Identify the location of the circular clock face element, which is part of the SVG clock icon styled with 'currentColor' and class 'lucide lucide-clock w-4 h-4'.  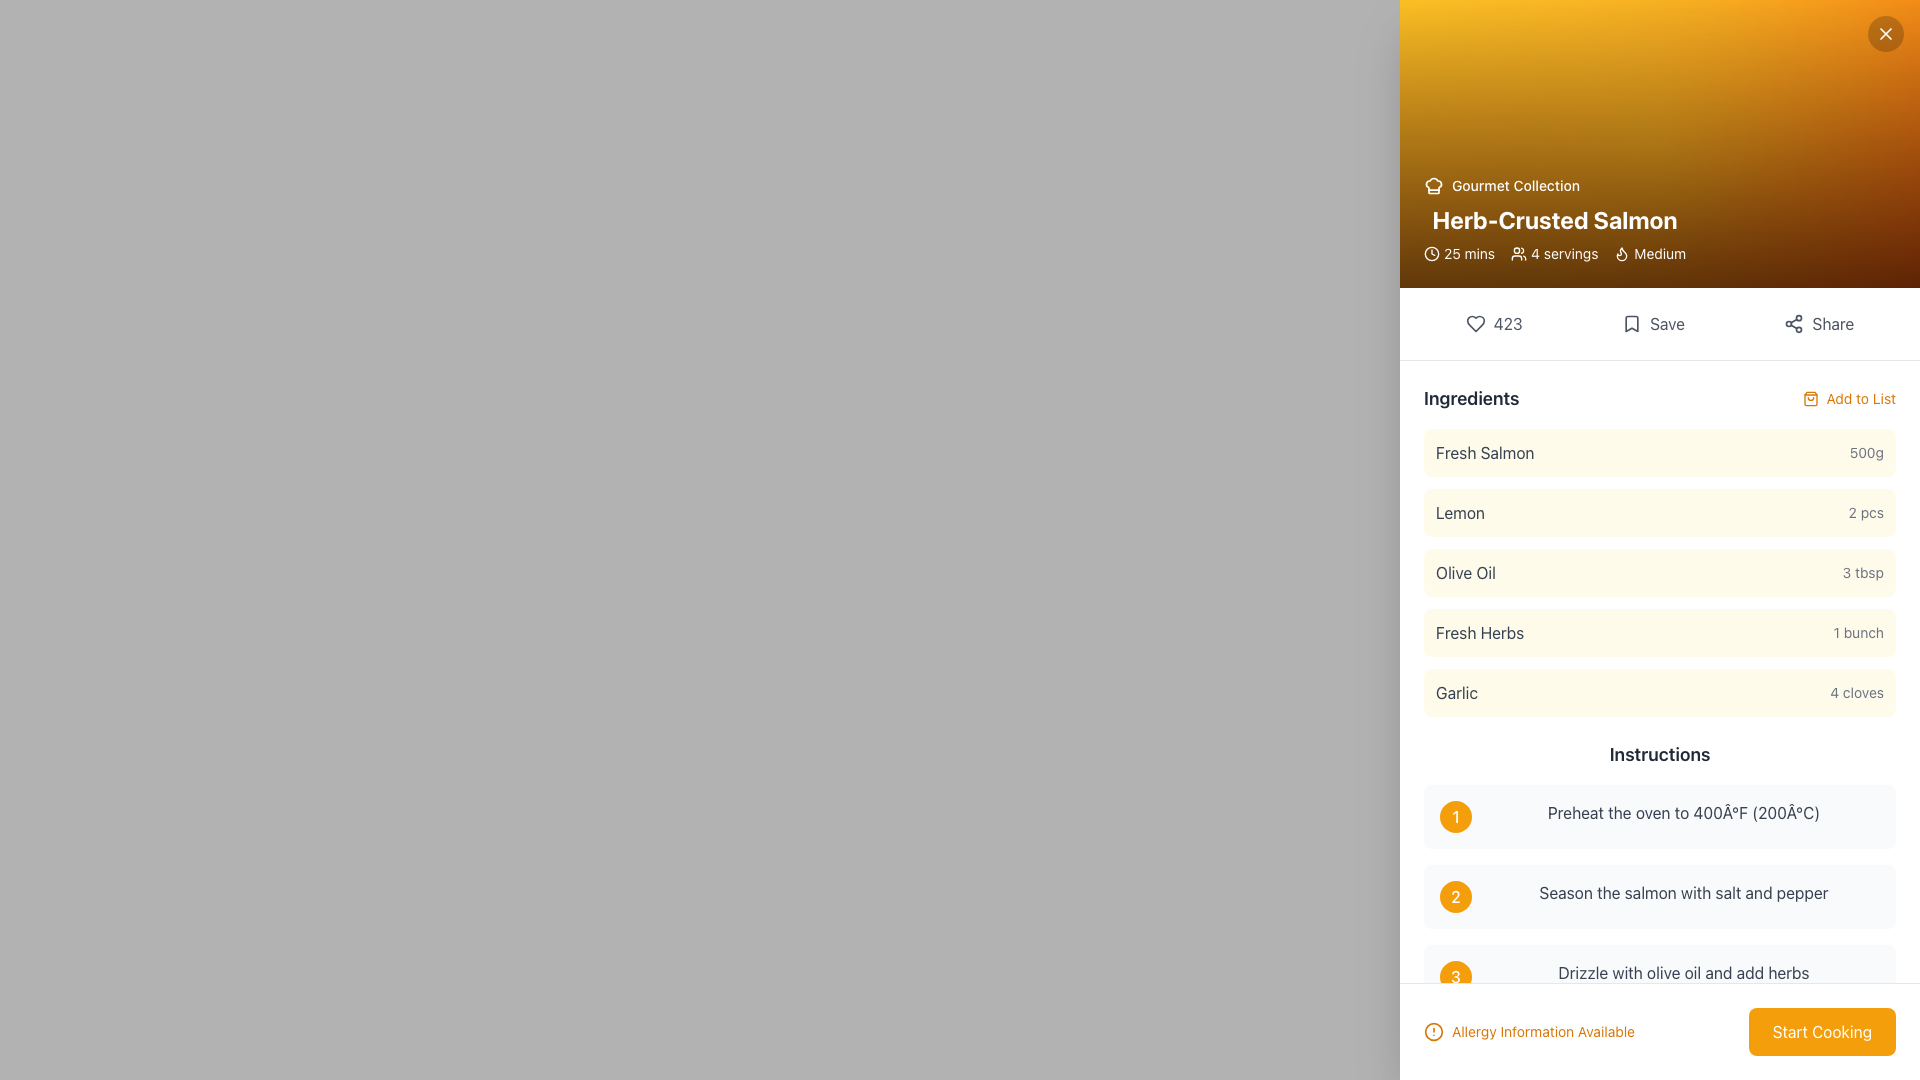
(1430, 252).